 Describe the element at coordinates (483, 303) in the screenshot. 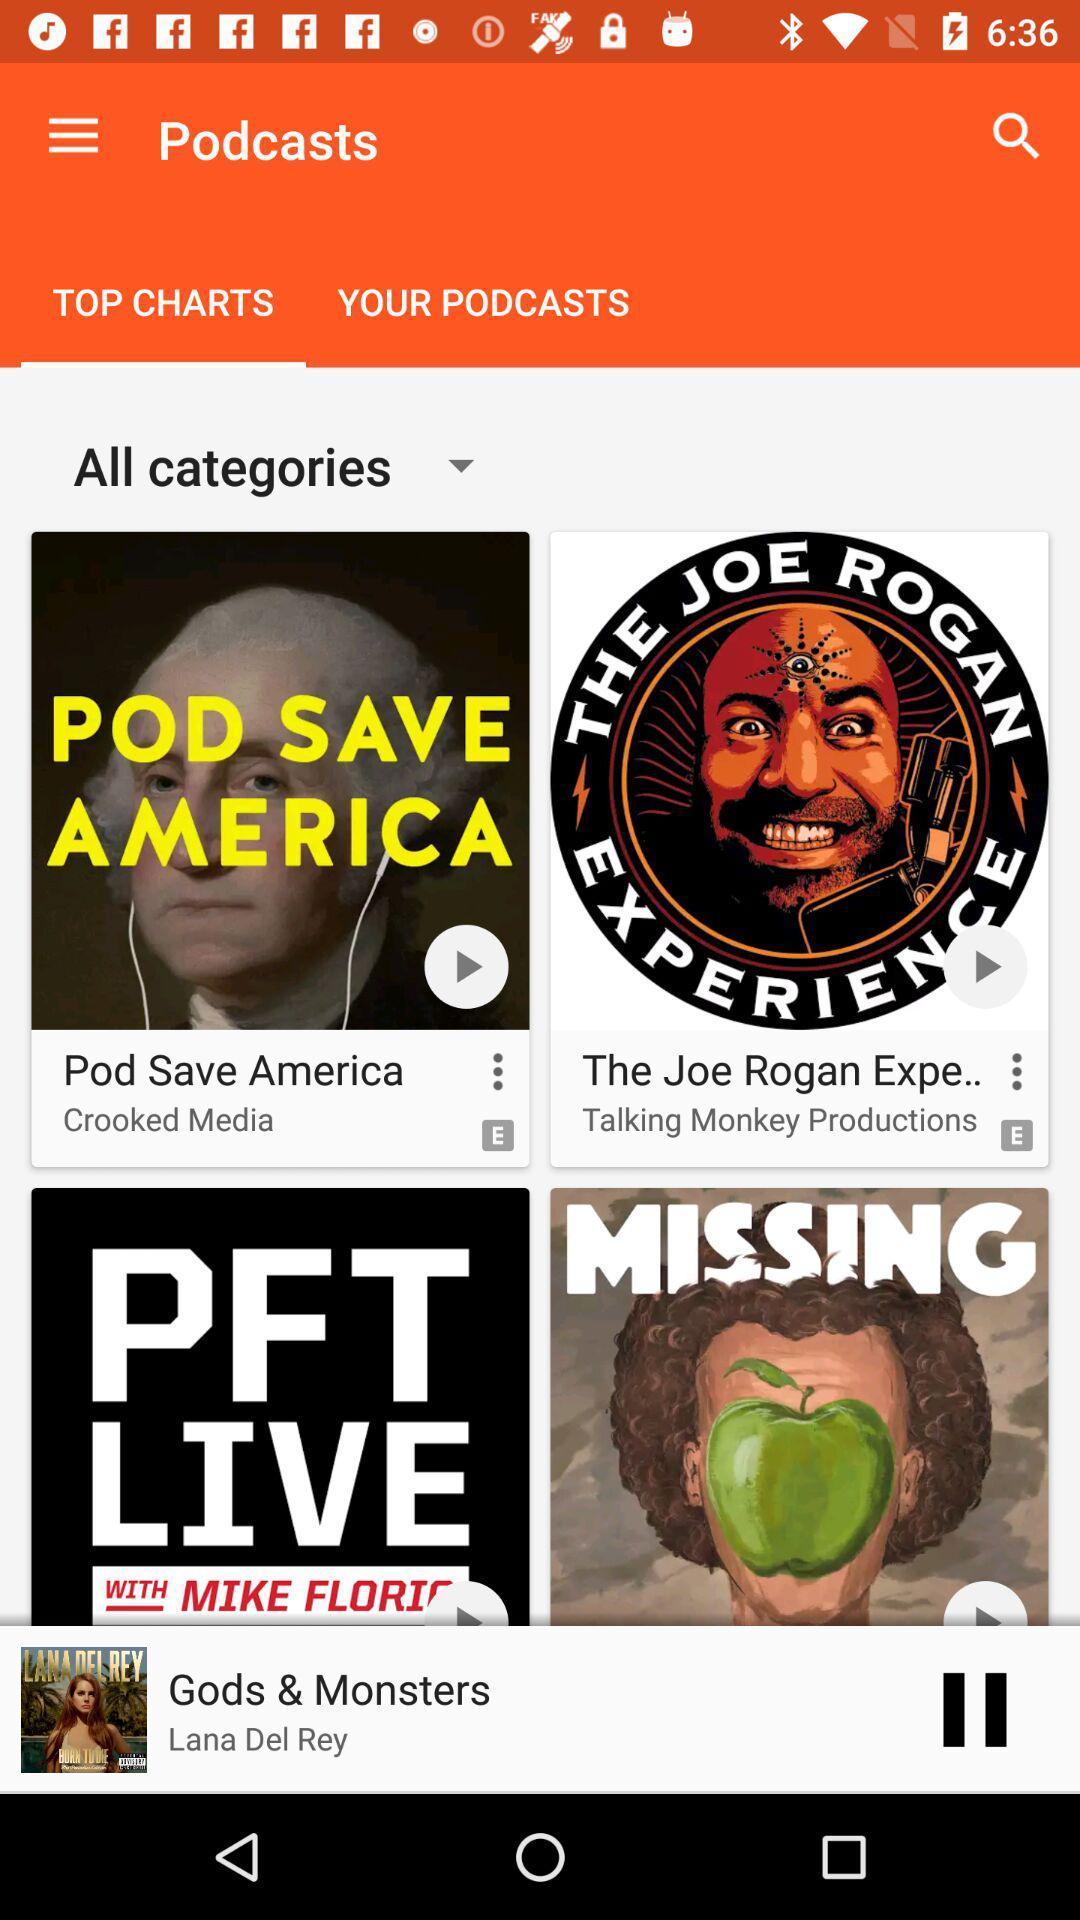

I see `item above all categories` at that location.